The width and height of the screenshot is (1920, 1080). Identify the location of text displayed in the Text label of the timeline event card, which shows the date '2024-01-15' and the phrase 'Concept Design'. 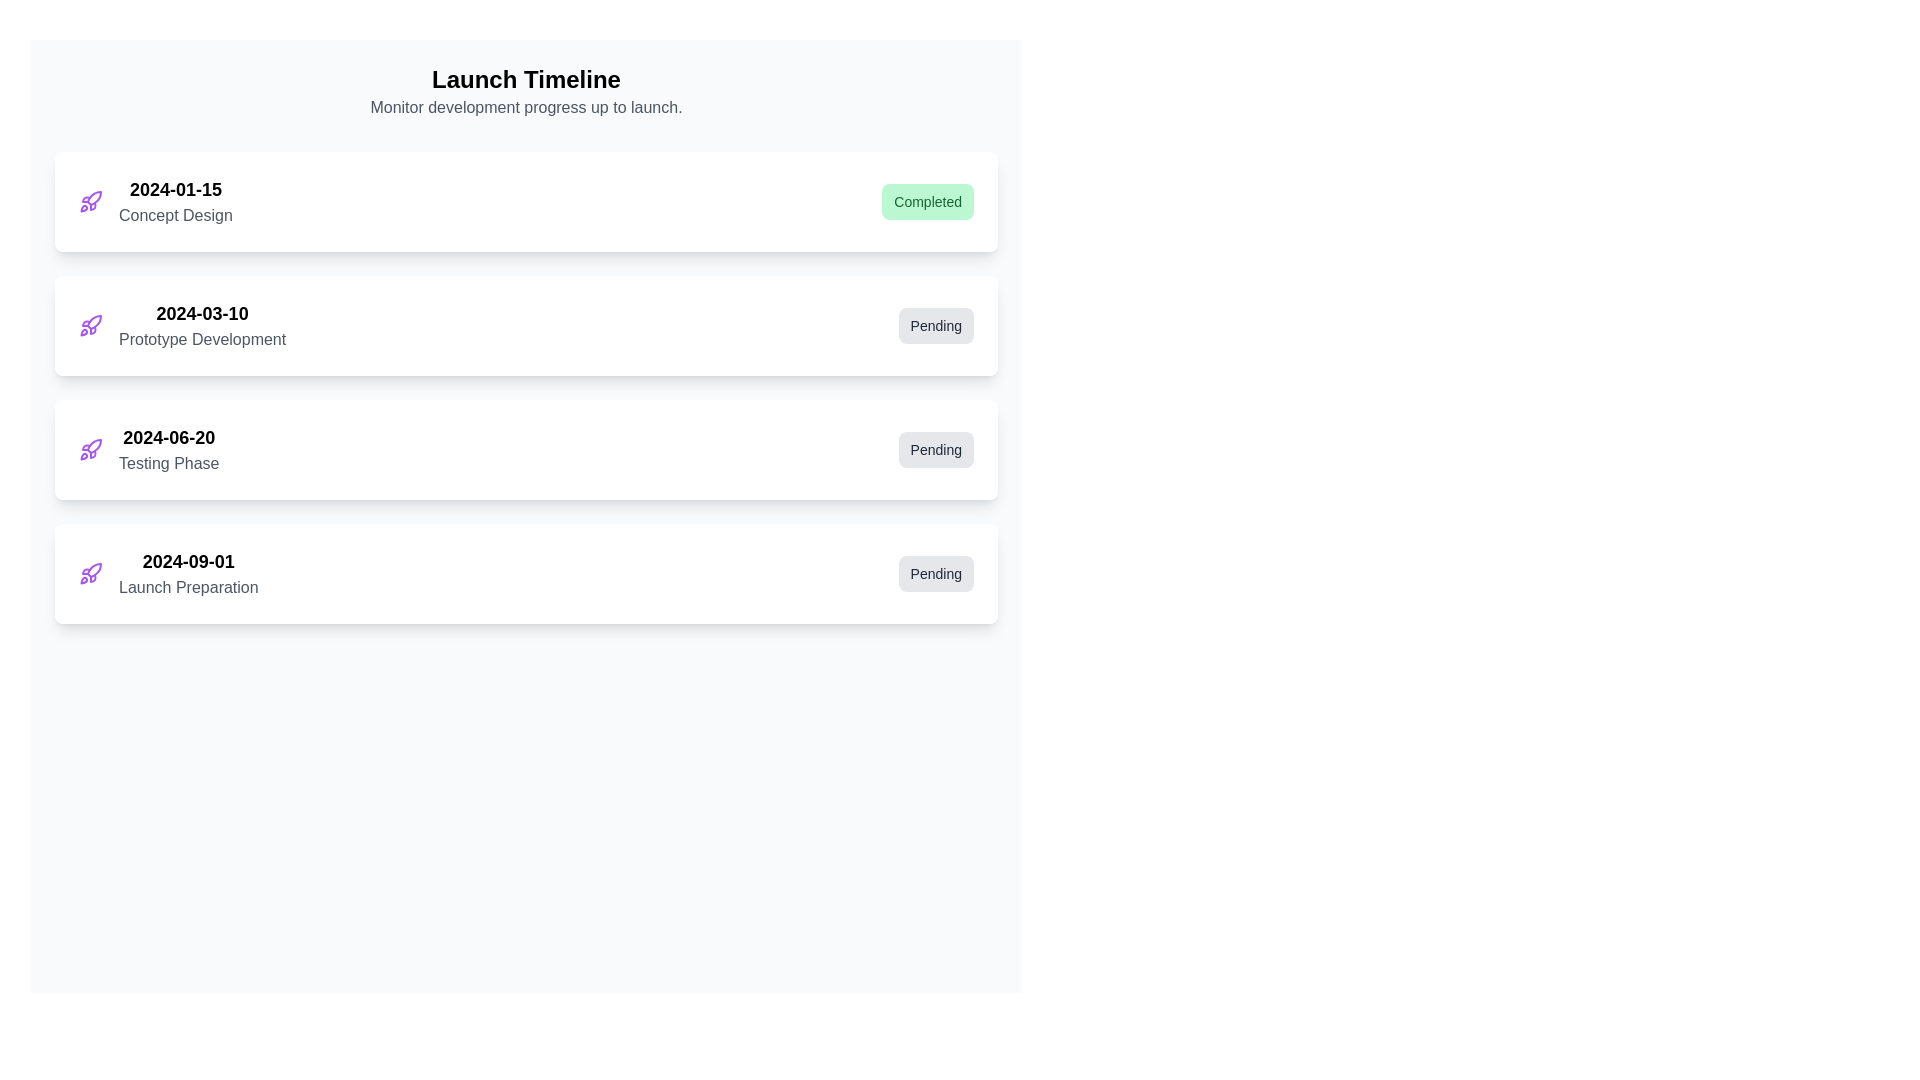
(175, 201).